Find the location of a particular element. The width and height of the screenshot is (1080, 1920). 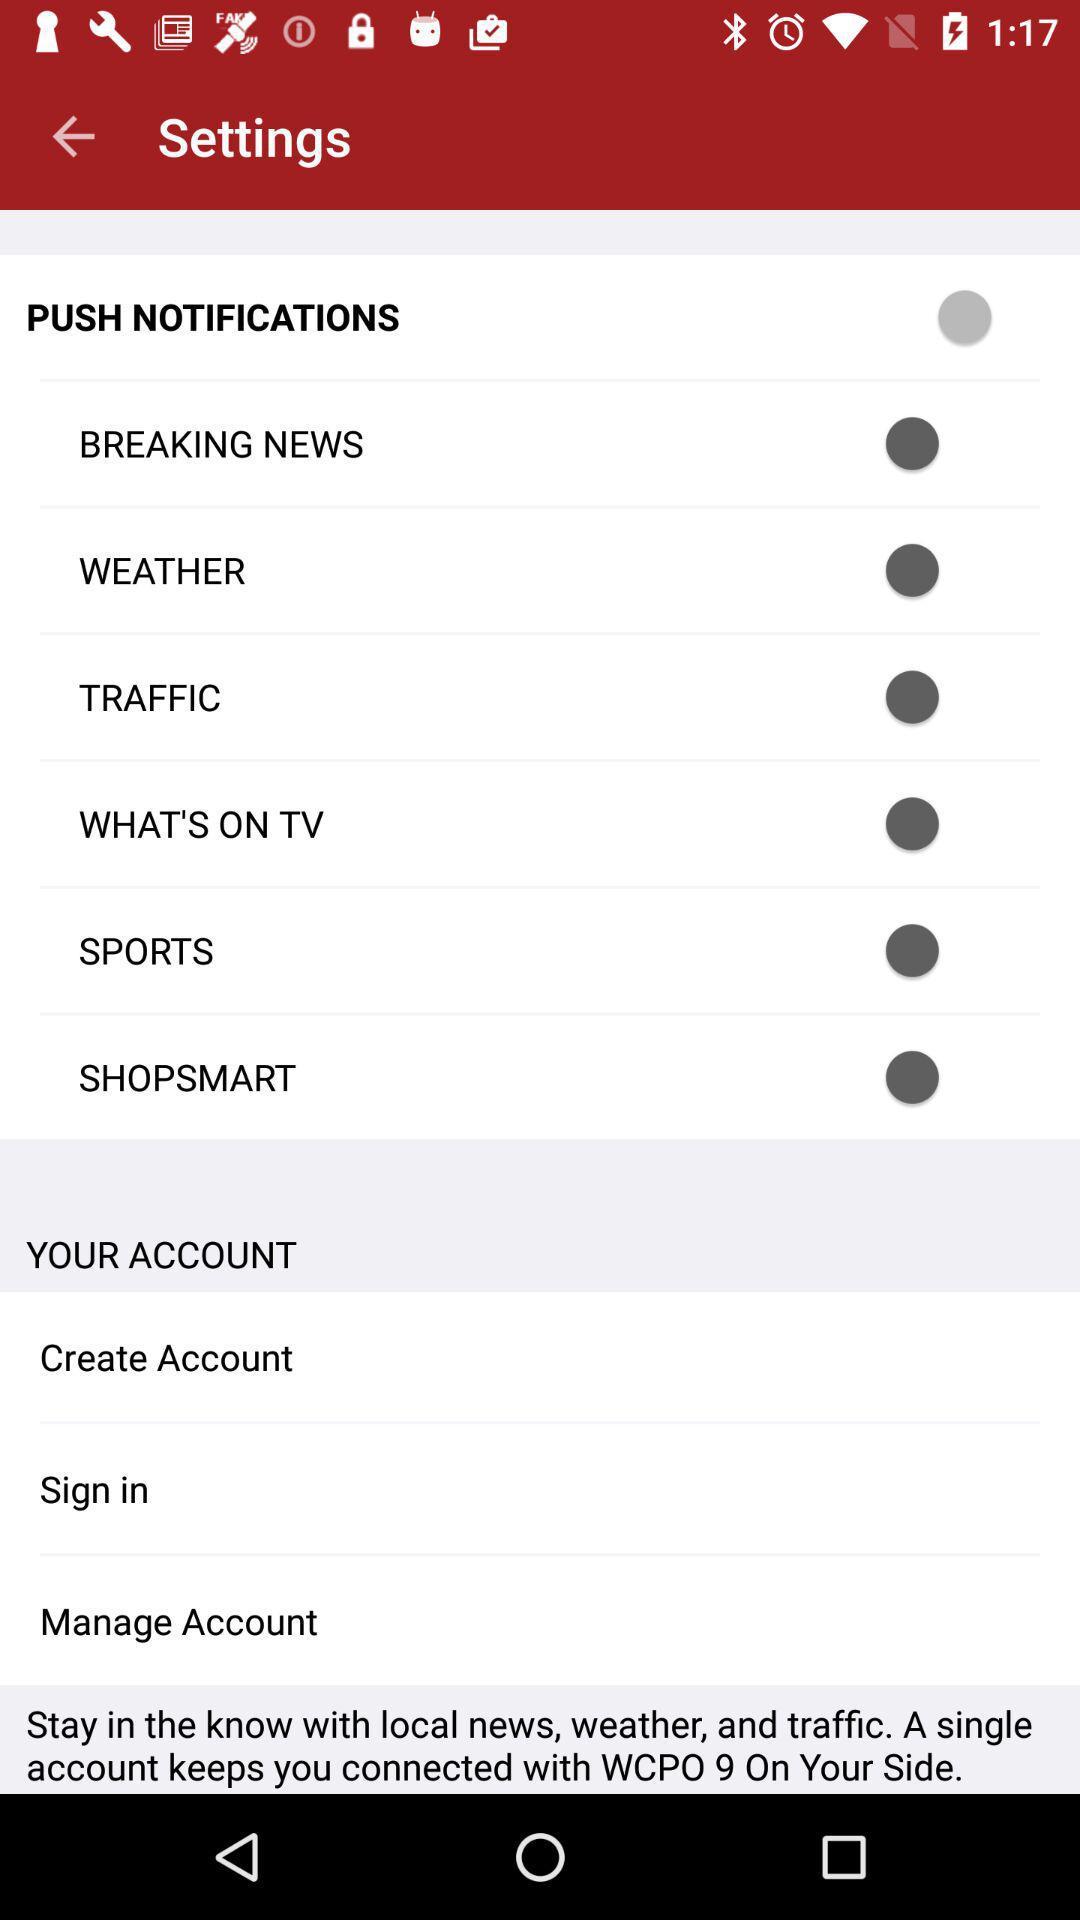

push notifications is located at coordinates (938, 697).